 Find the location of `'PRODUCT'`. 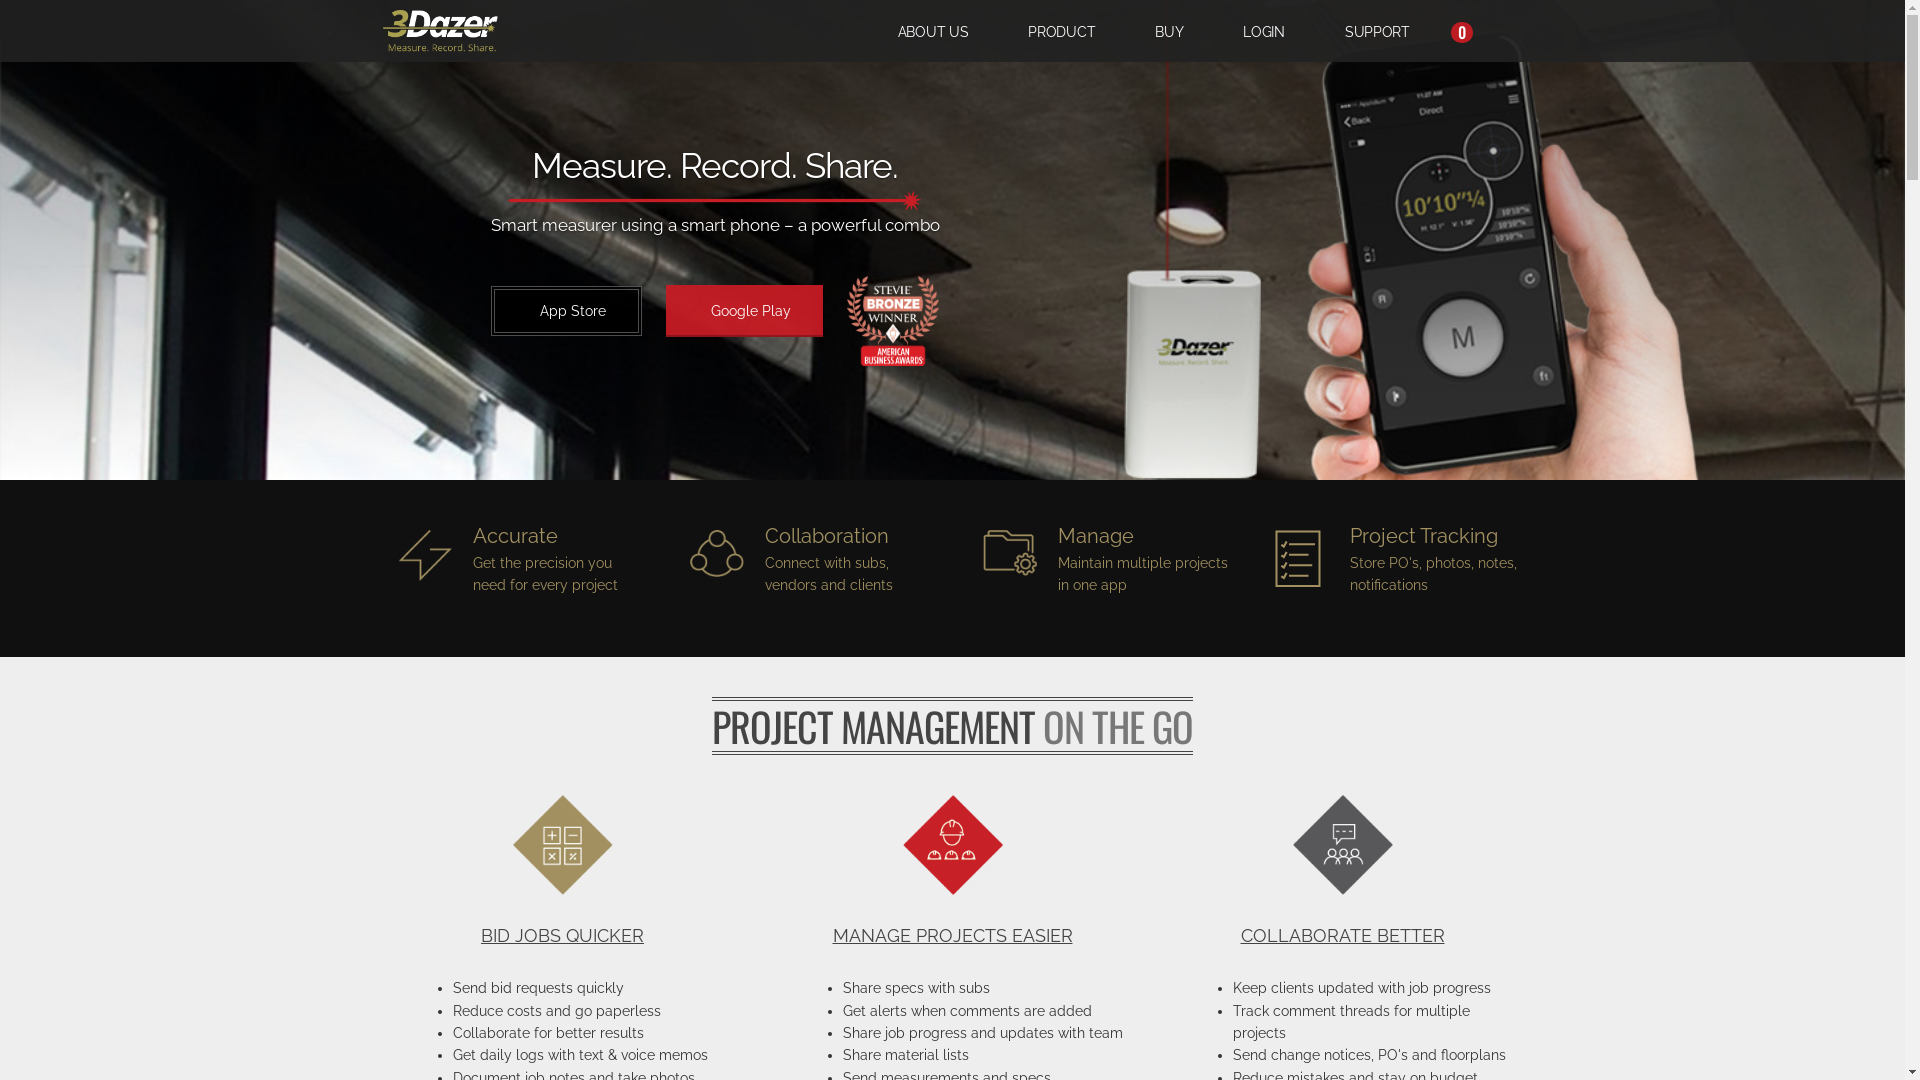

'PRODUCT' is located at coordinates (1060, 30).